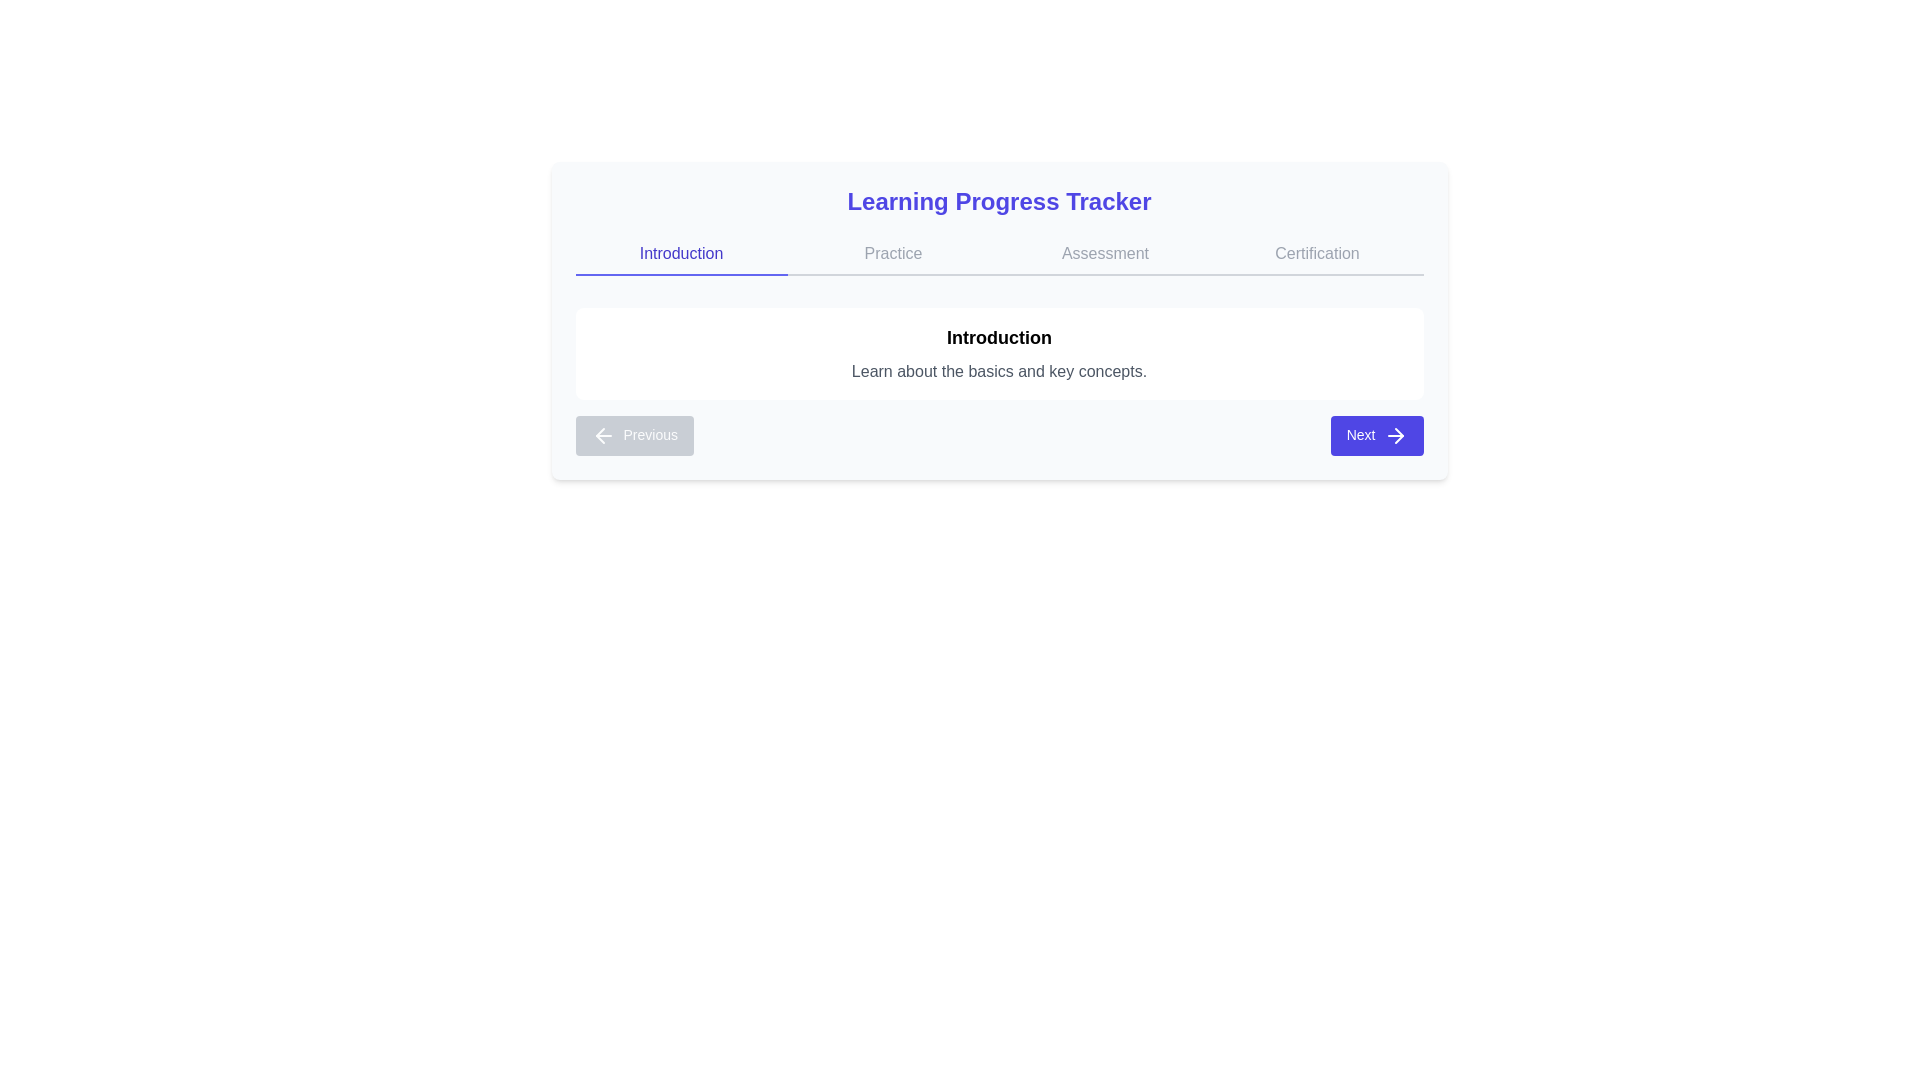 The image size is (1920, 1080). I want to click on the 'Next' button to navigate to the next step, so click(1376, 434).